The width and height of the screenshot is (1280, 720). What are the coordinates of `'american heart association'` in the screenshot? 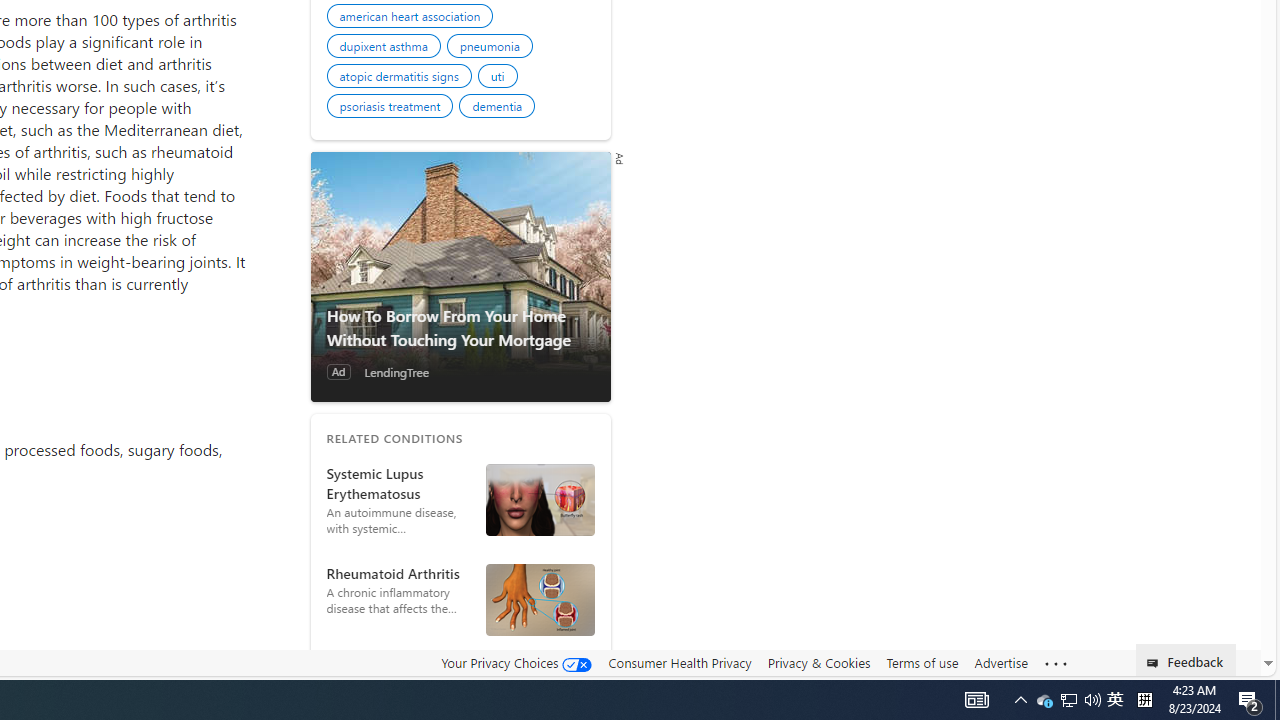 It's located at (412, 19).